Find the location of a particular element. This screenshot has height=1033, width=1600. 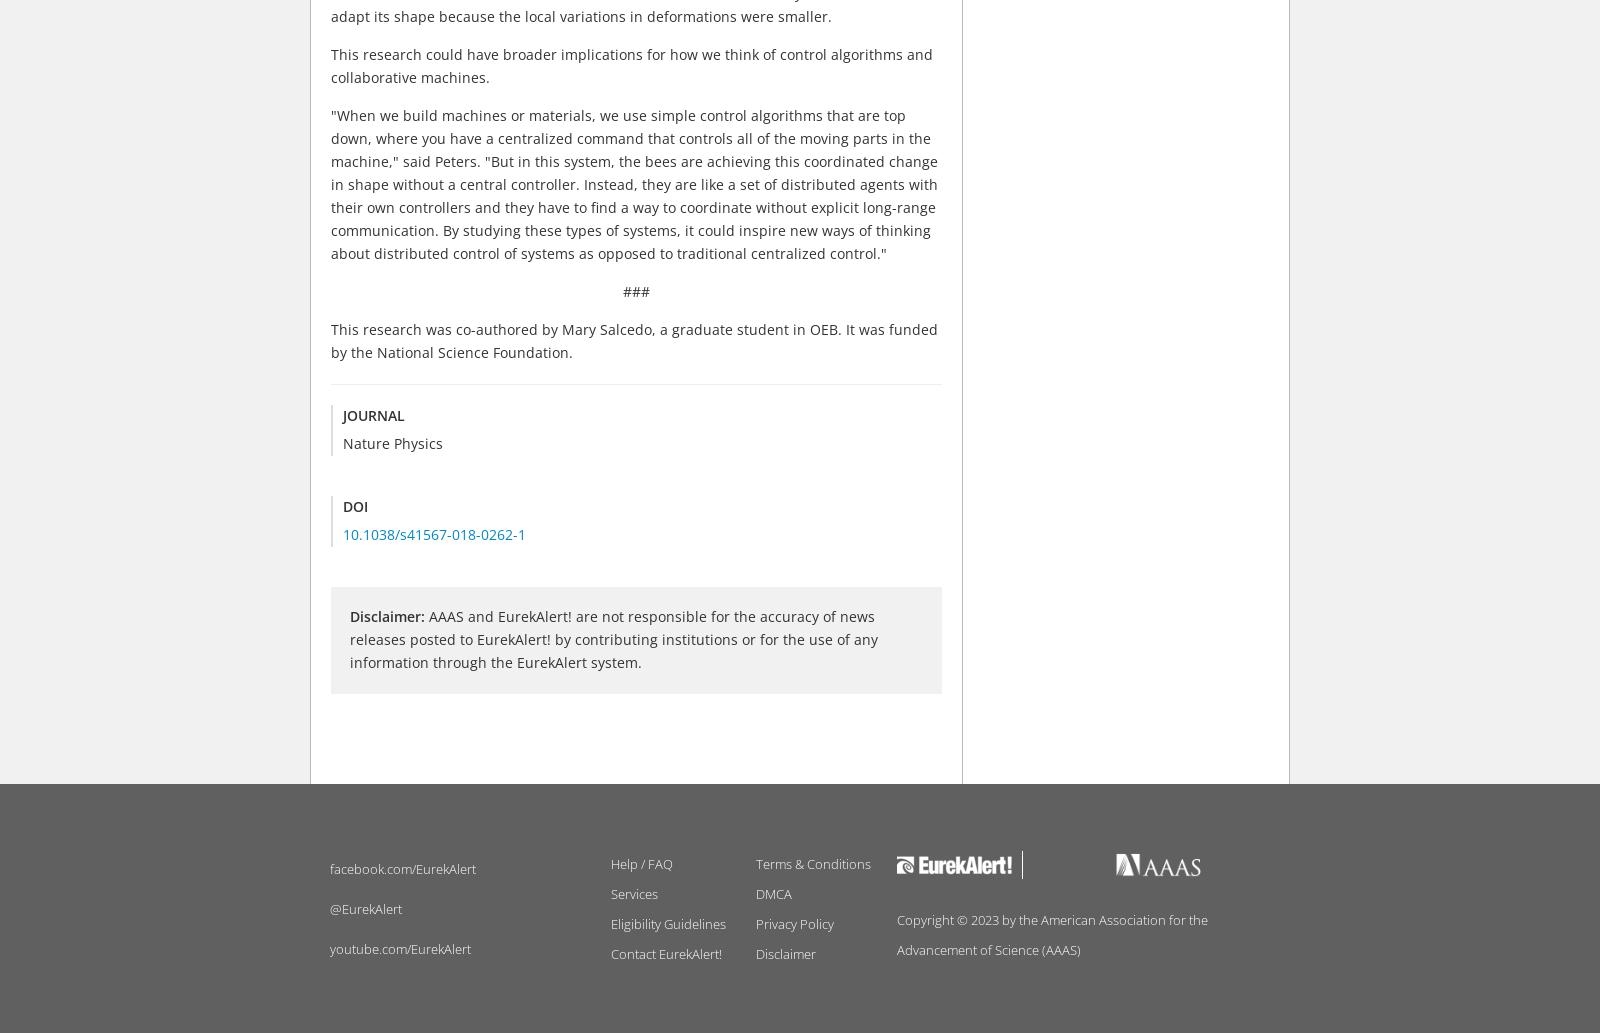

'facebook.com/EurekAlert' is located at coordinates (402, 867).